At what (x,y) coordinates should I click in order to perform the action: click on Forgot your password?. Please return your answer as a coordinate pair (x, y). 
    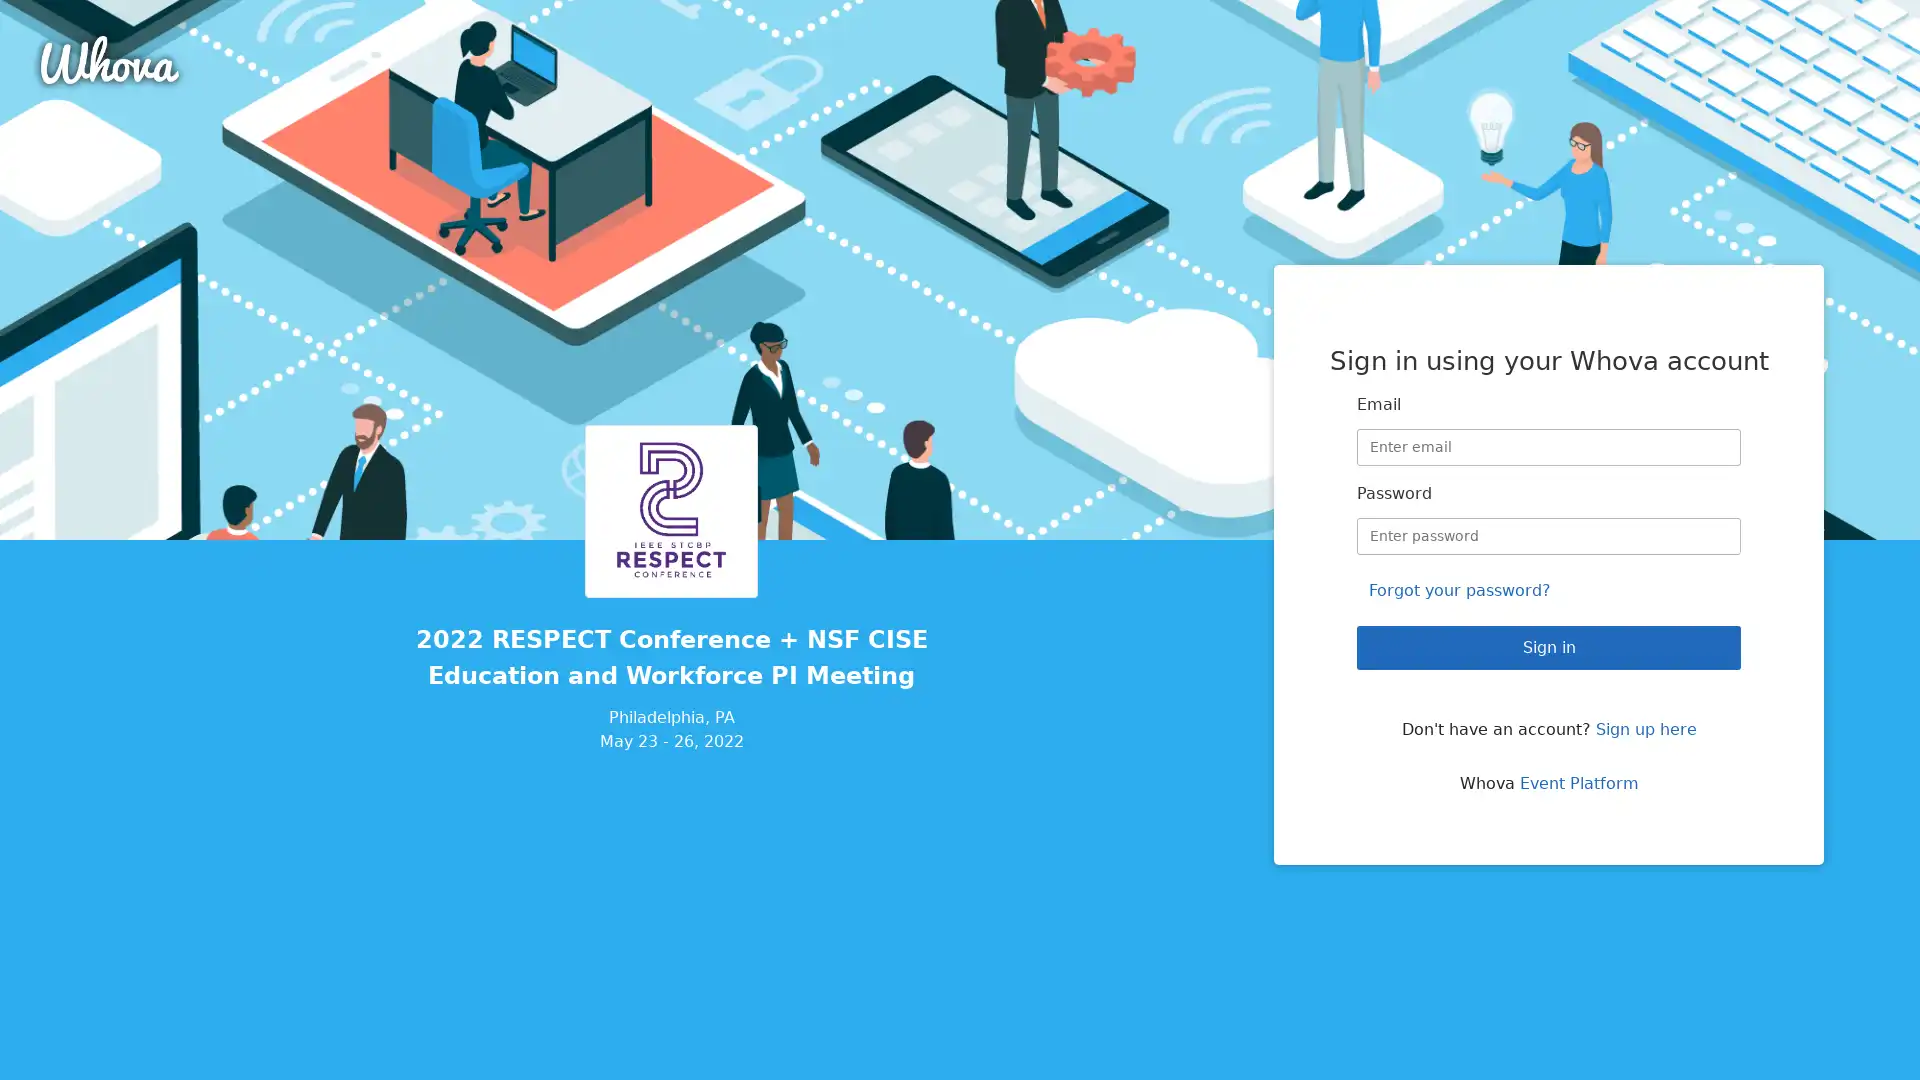
    Looking at the image, I should click on (1459, 589).